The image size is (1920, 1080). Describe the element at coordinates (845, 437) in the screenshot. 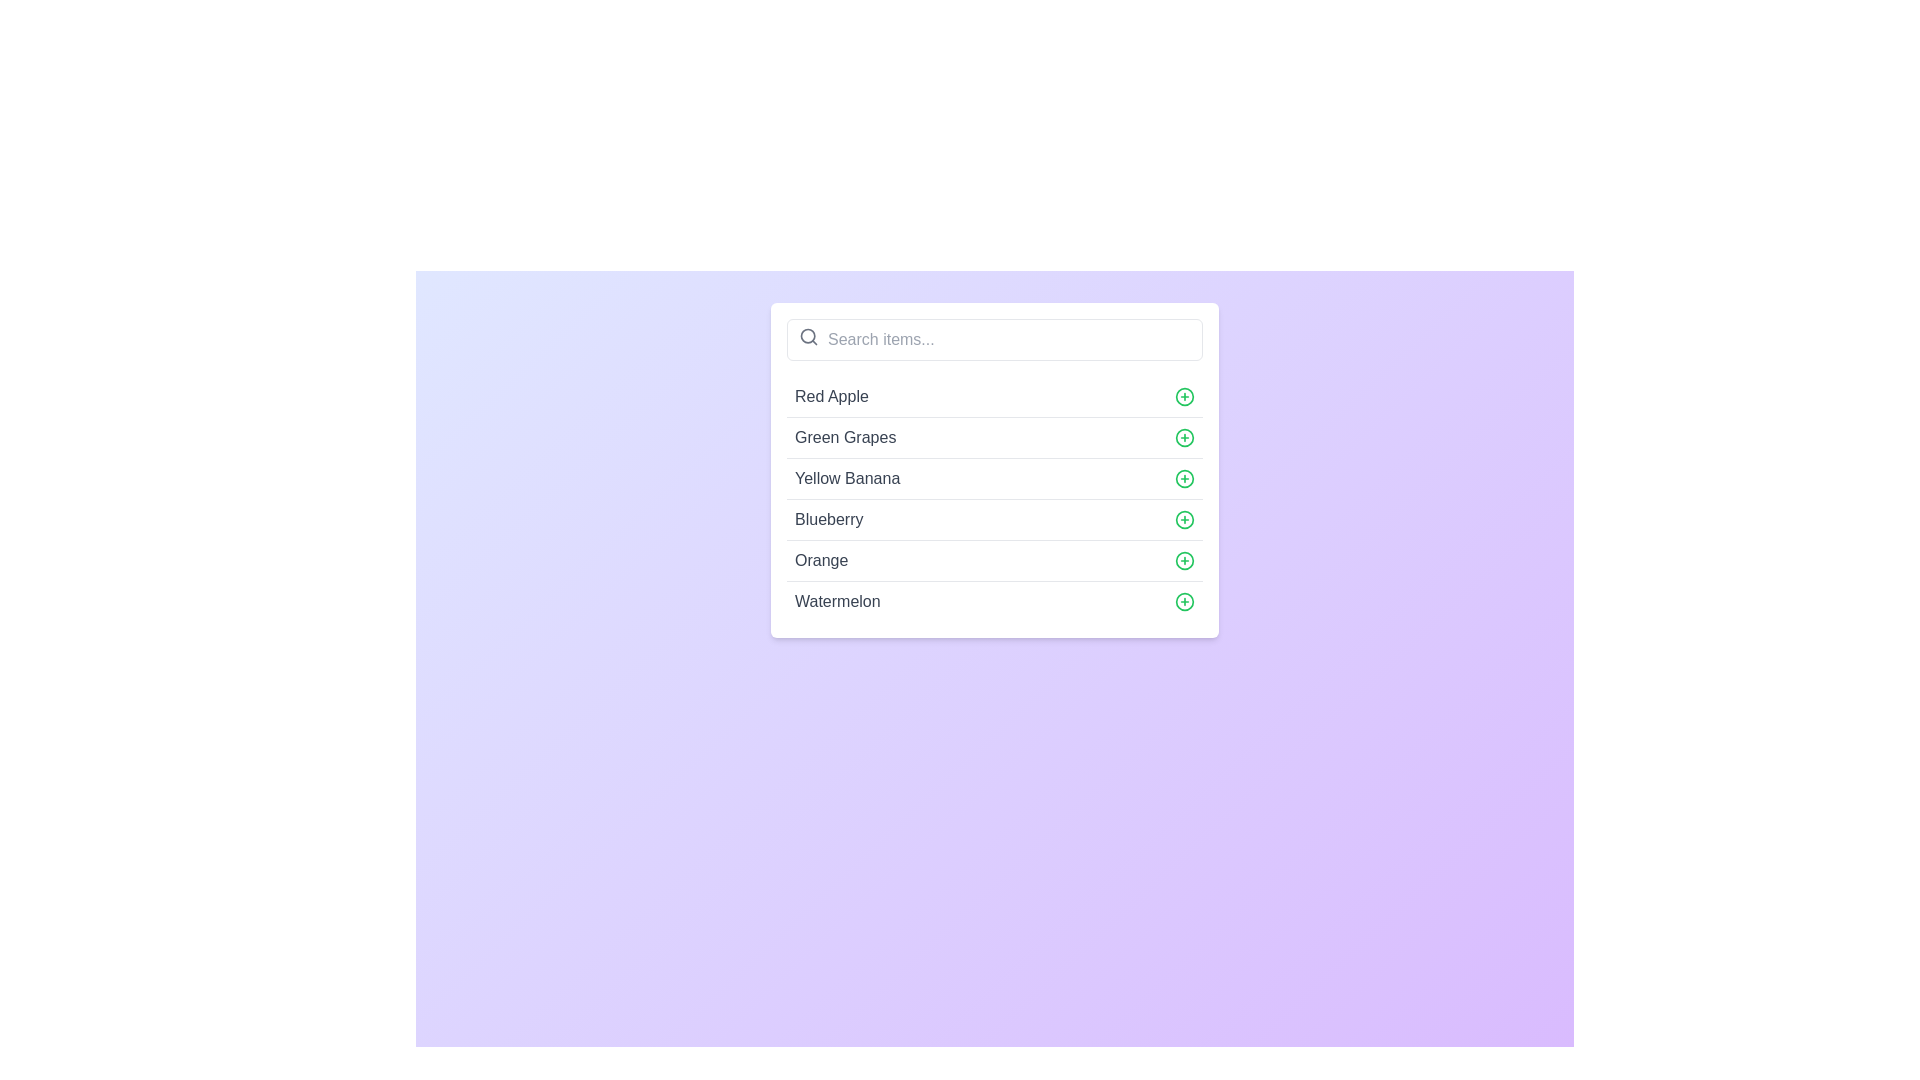

I see `the text element displaying 'Green Grapes'` at that location.